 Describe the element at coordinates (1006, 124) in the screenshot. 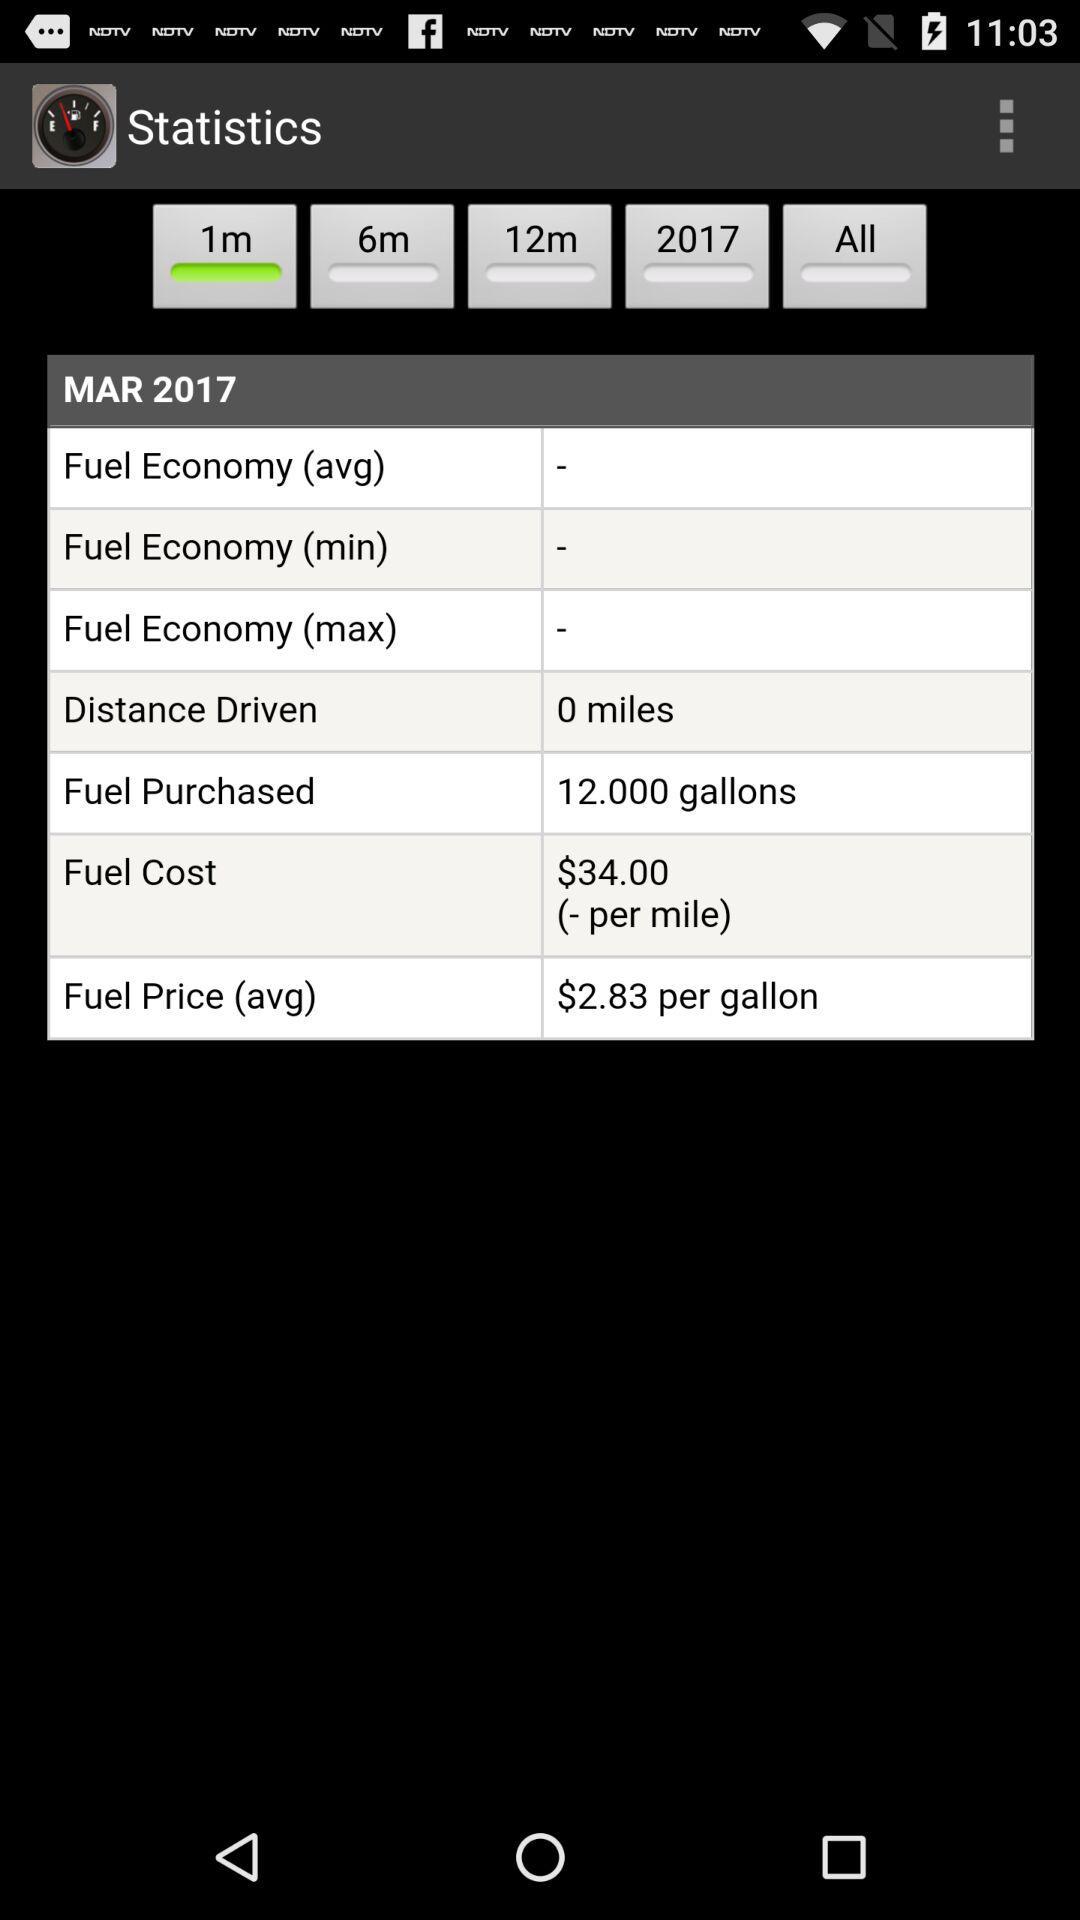

I see `enters settings` at that location.